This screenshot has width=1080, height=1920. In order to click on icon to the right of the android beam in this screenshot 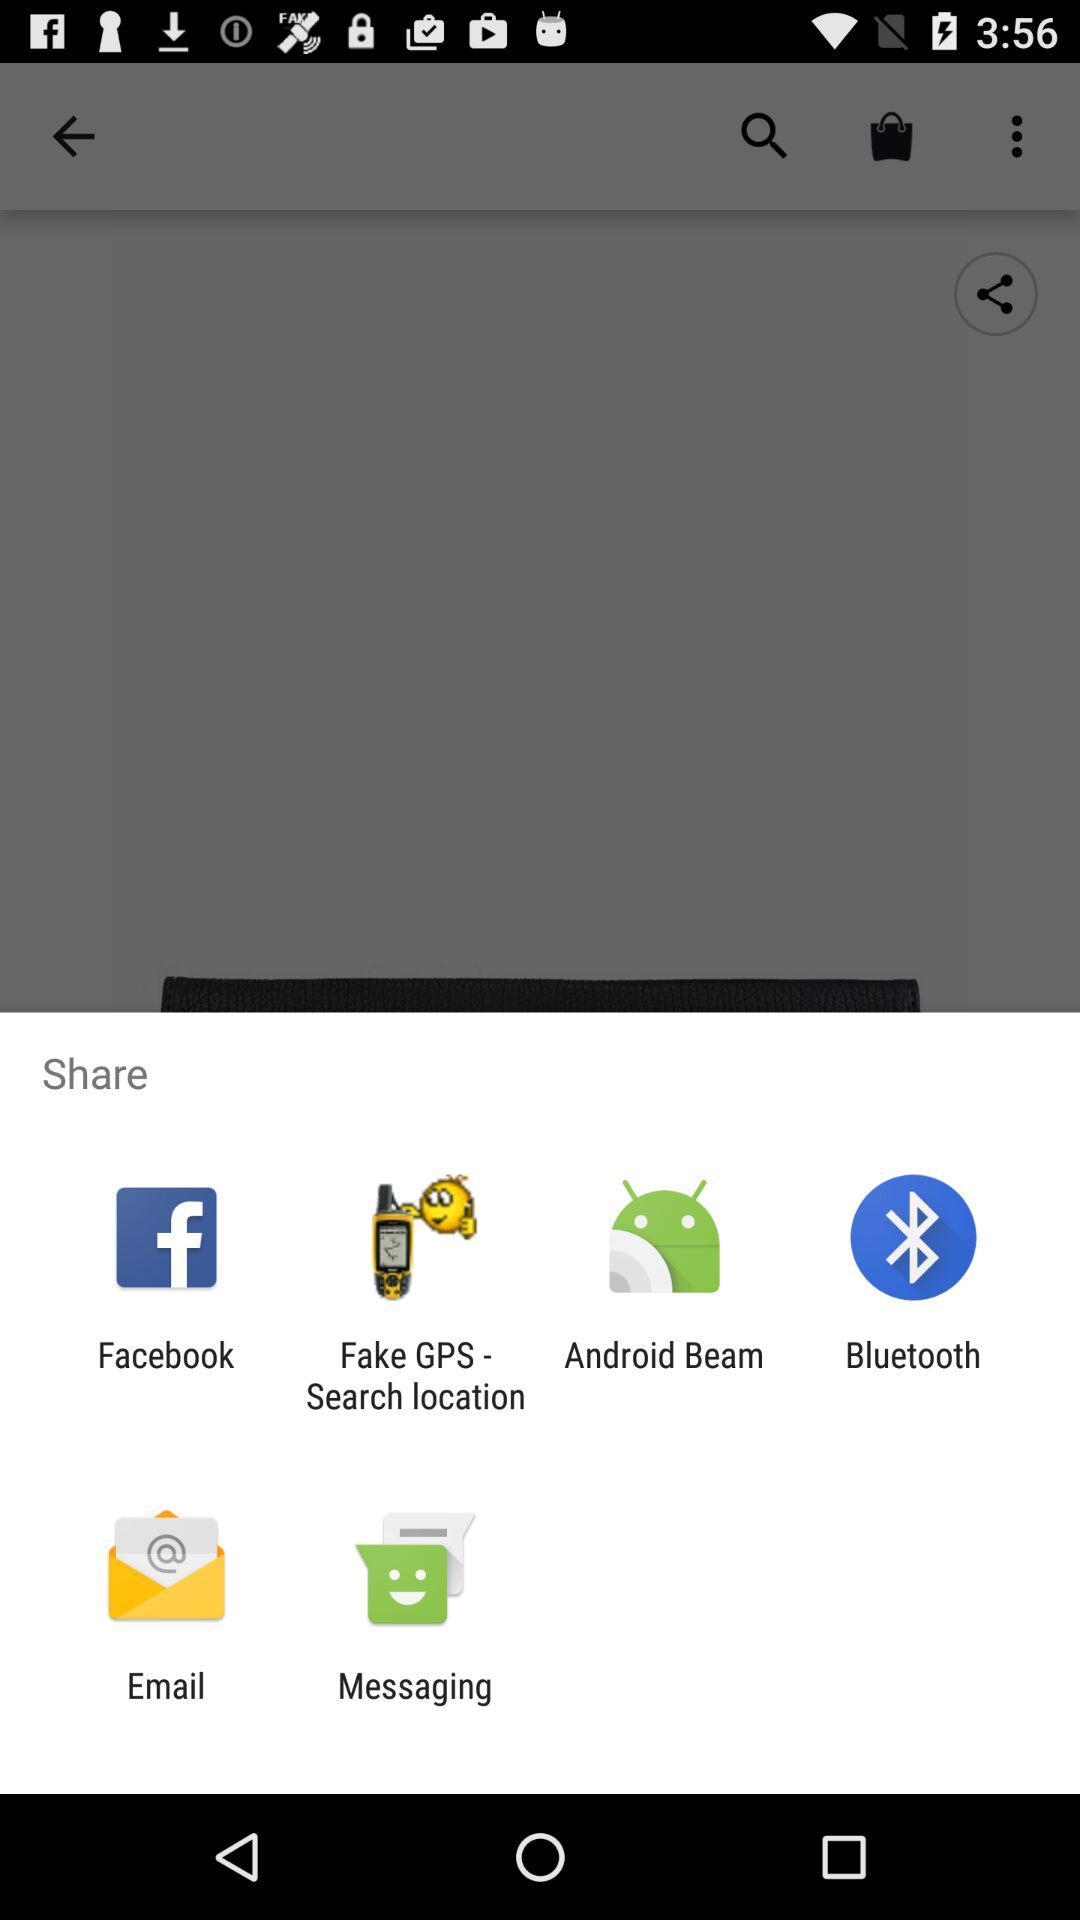, I will do `click(913, 1374)`.